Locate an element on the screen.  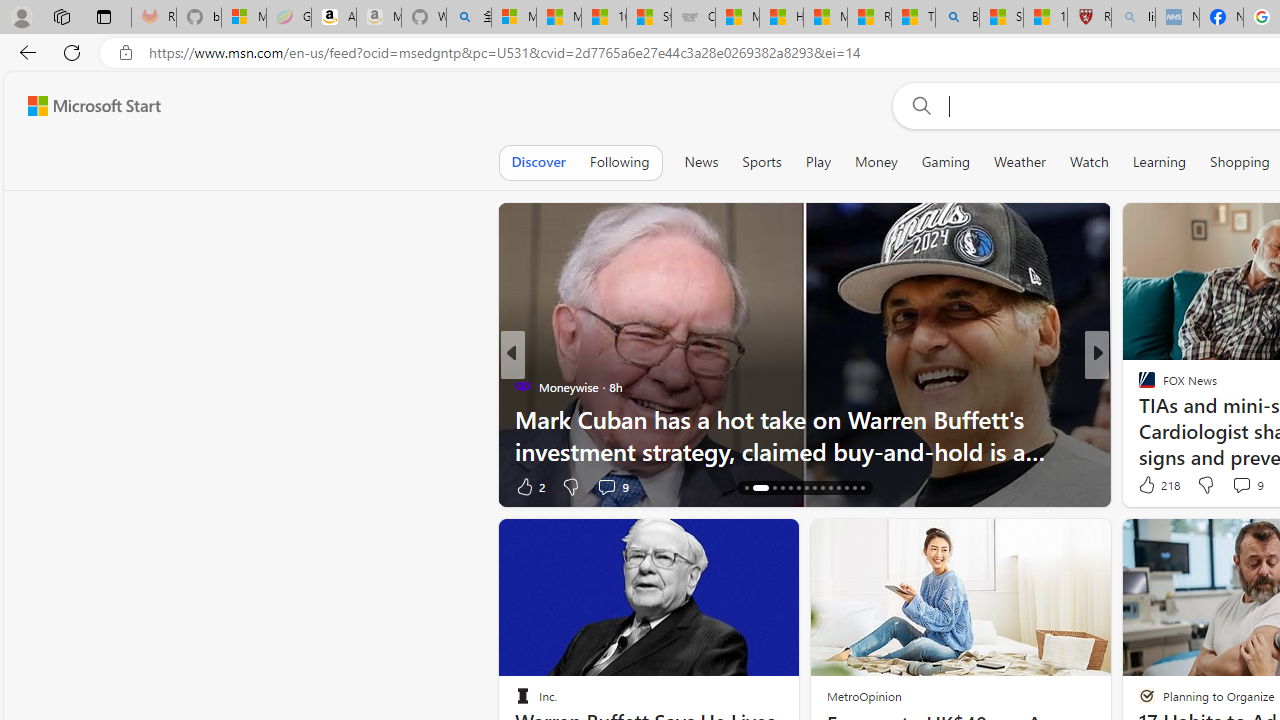
'AutomationID: tab-28' is located at coordinates (862, 488).